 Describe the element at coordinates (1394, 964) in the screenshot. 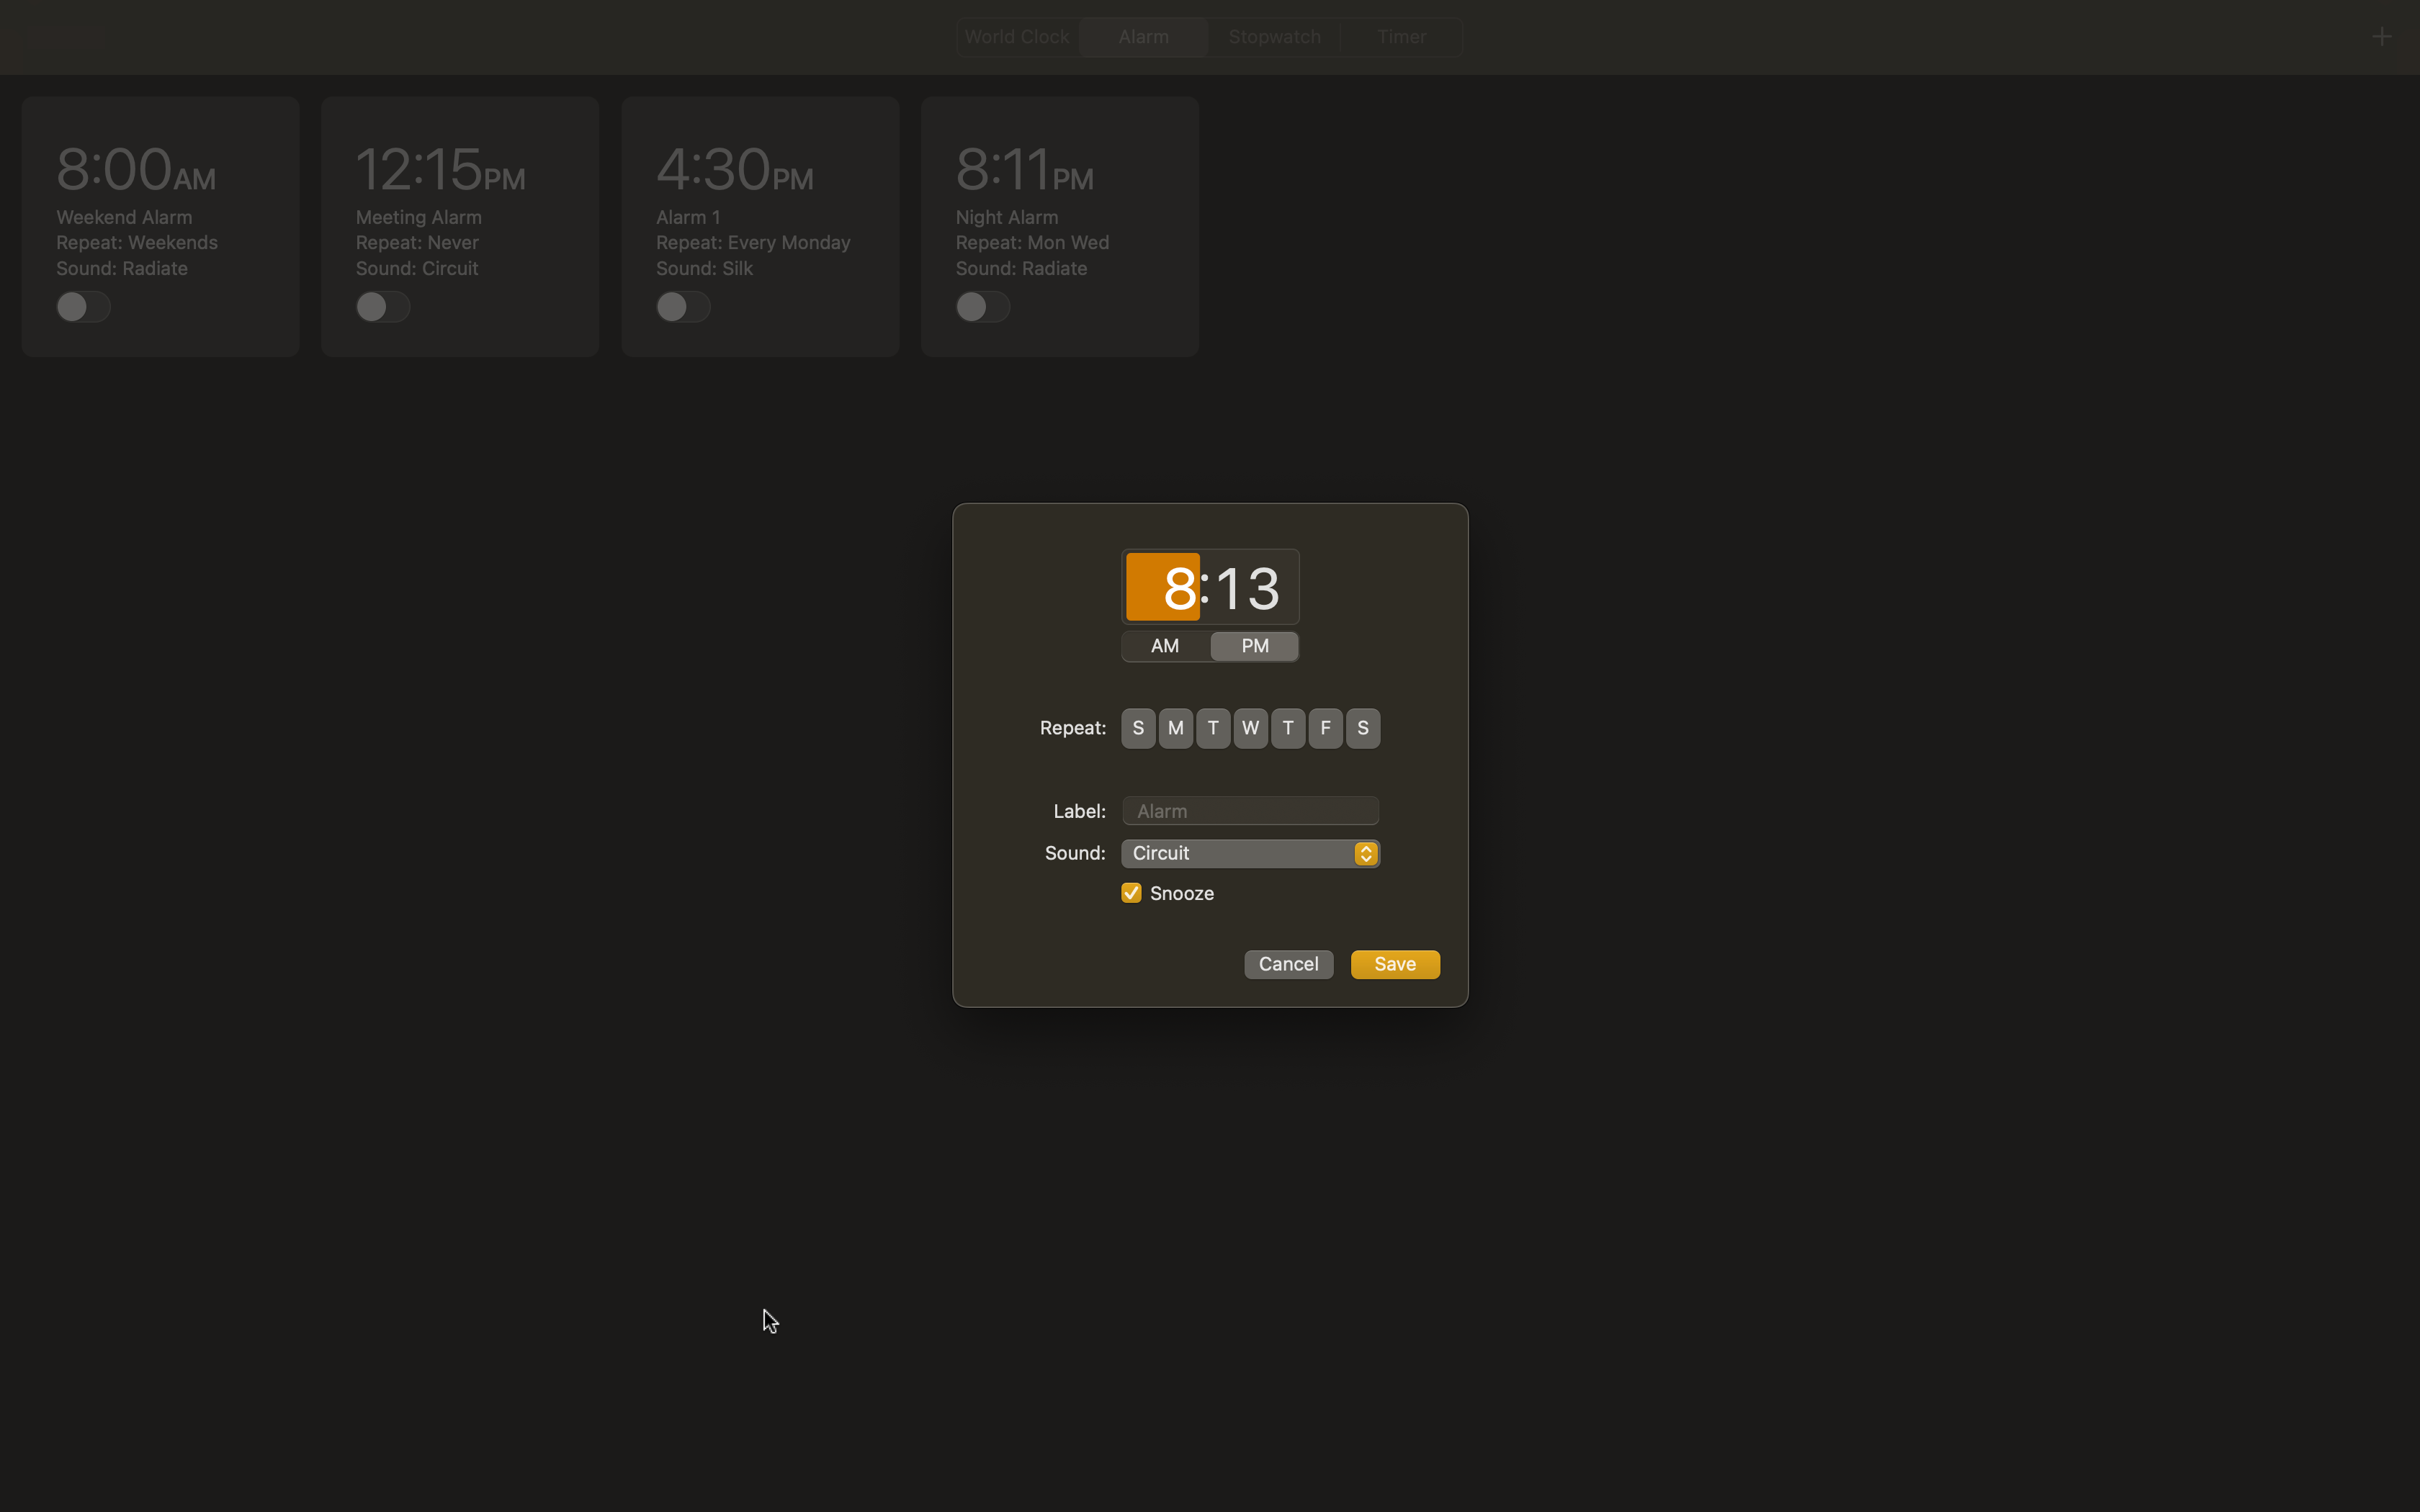

I see `Save alarm` at that location.